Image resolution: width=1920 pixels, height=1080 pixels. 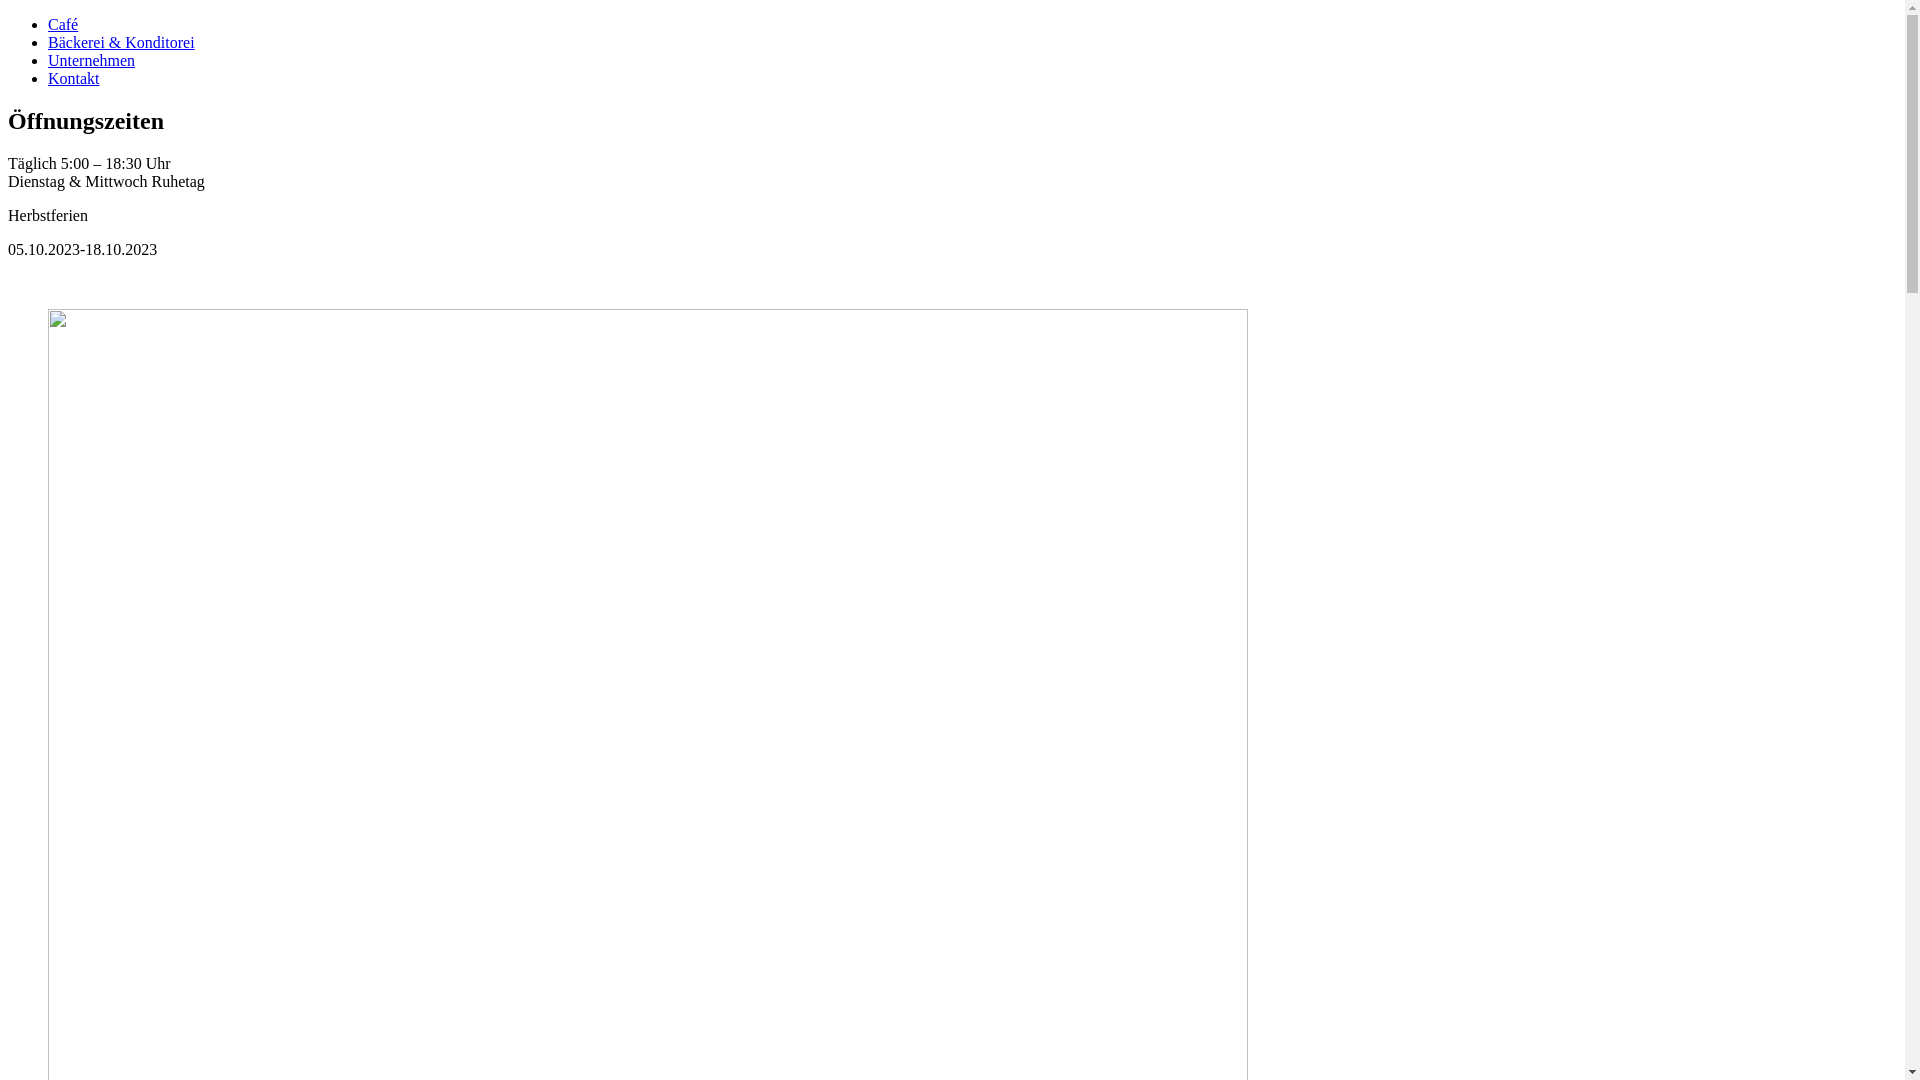 I want to click on 'Unternehmen', so click(x=90, y=59).